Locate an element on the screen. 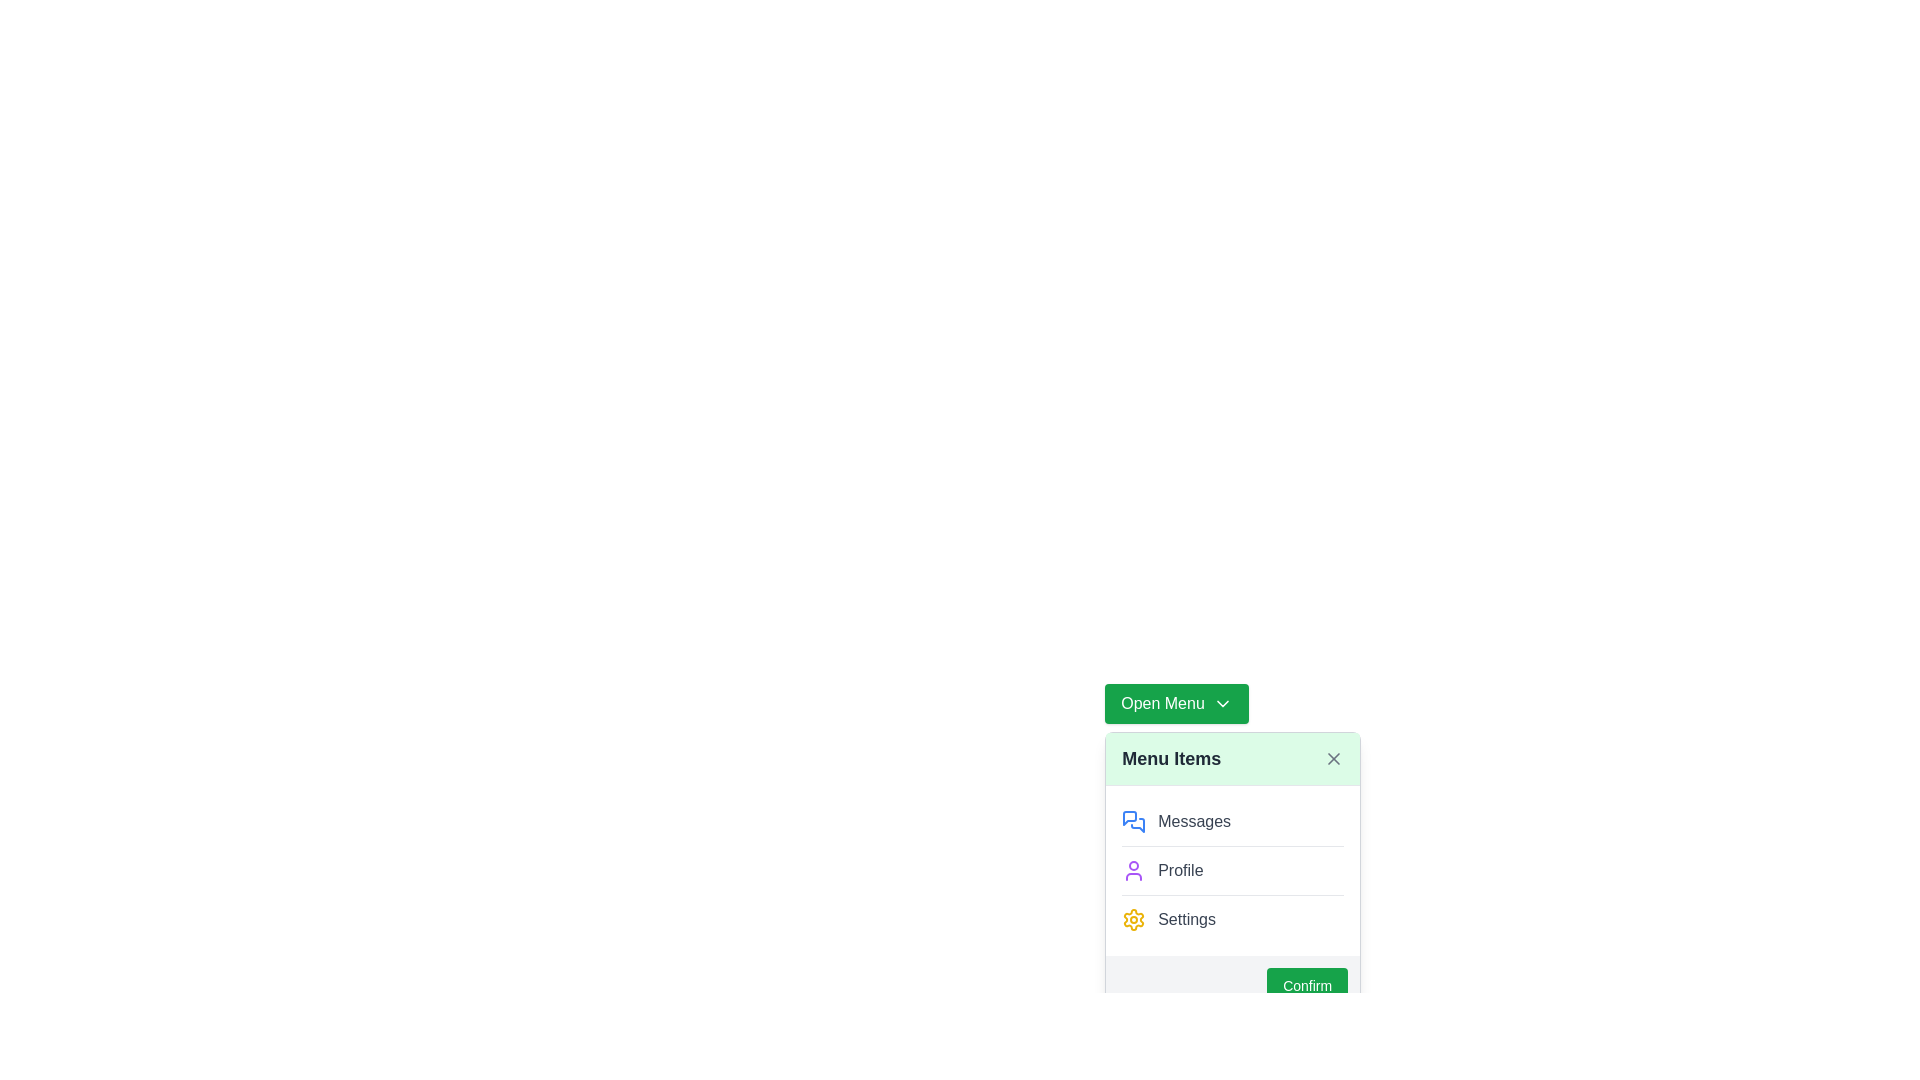 The height and width of the screenshot is (1080, 1920). the 'Menu Items' static text label, which is displayed in a semibold font style and dark gray color against a light green background, located in the top bar of the dropdown panel is located at coordinates (1171, 759).